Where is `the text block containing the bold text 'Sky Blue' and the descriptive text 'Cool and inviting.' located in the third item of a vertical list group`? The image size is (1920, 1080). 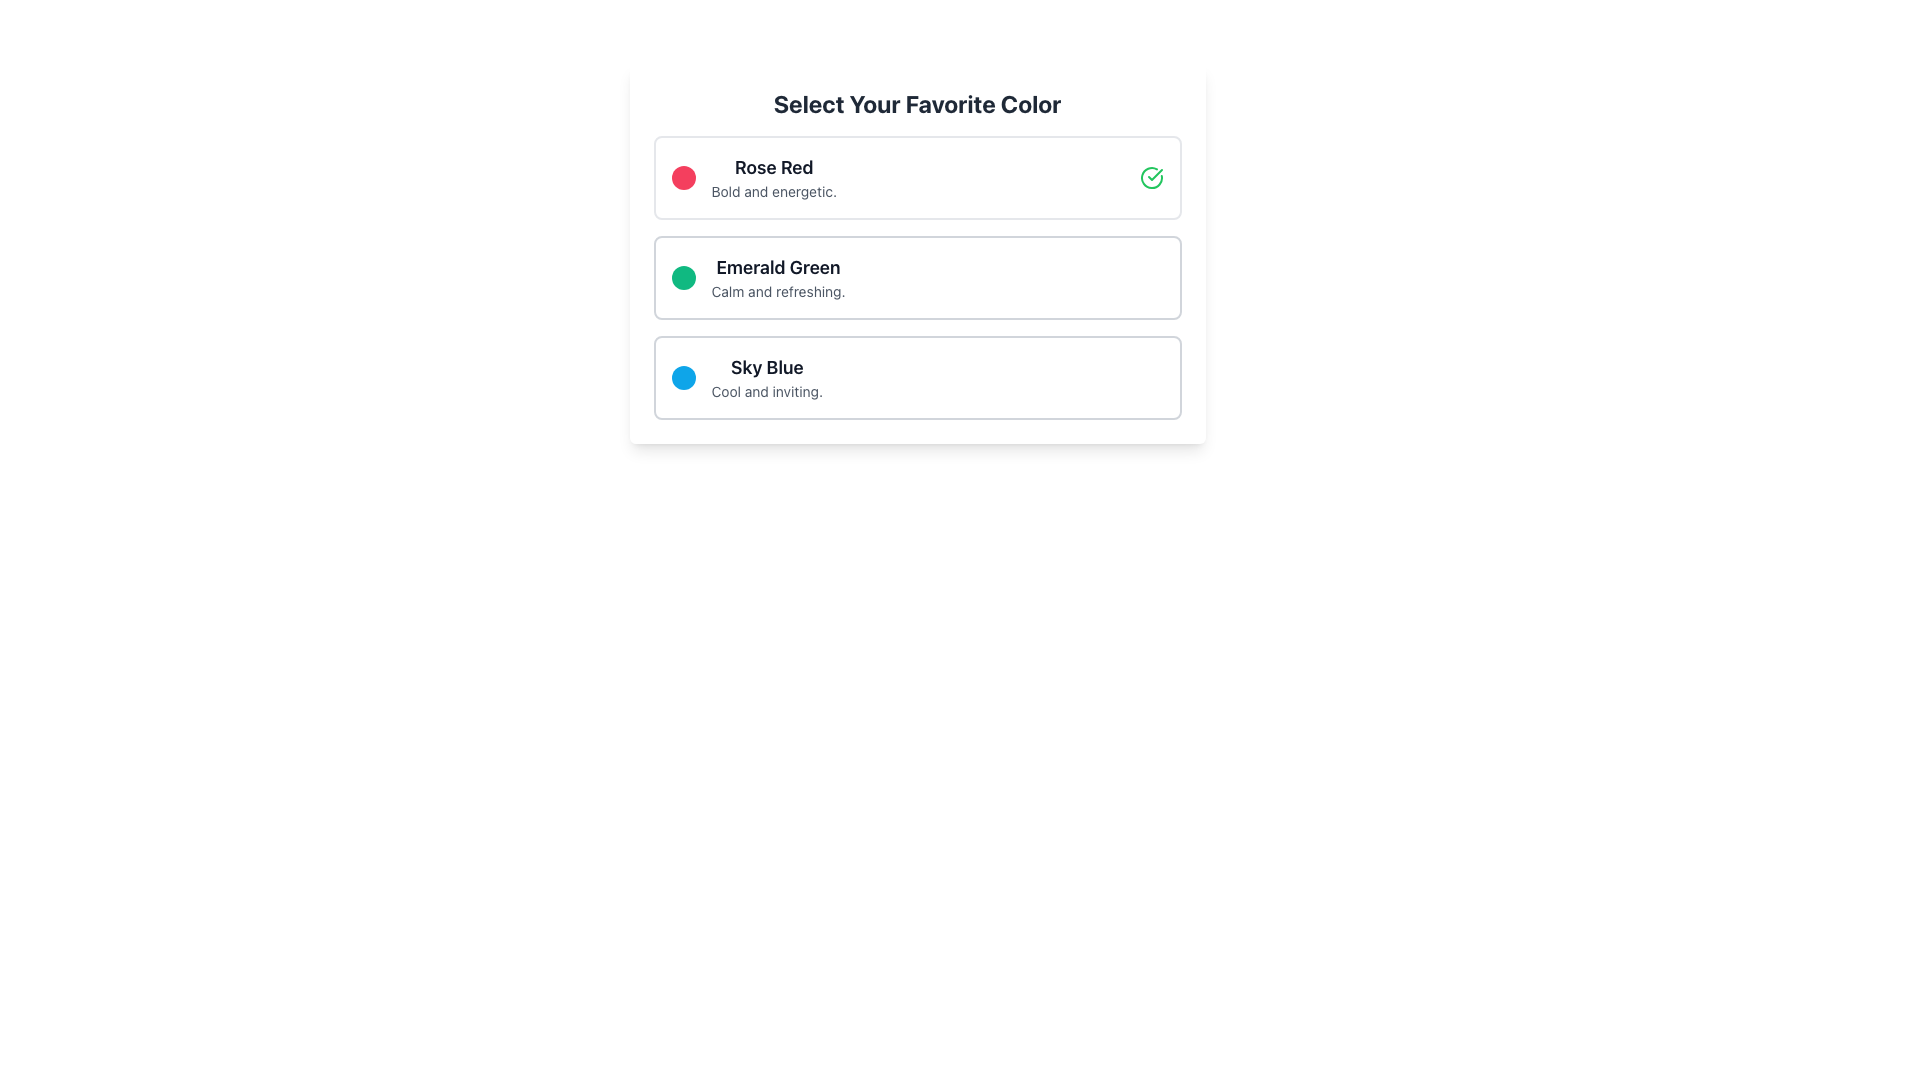 the text block containing the bold text 'Sky Blue' and the descriptive text 'Cool and inviting.' located in the third item of a vertical list group is located at coordinates (766, 378).